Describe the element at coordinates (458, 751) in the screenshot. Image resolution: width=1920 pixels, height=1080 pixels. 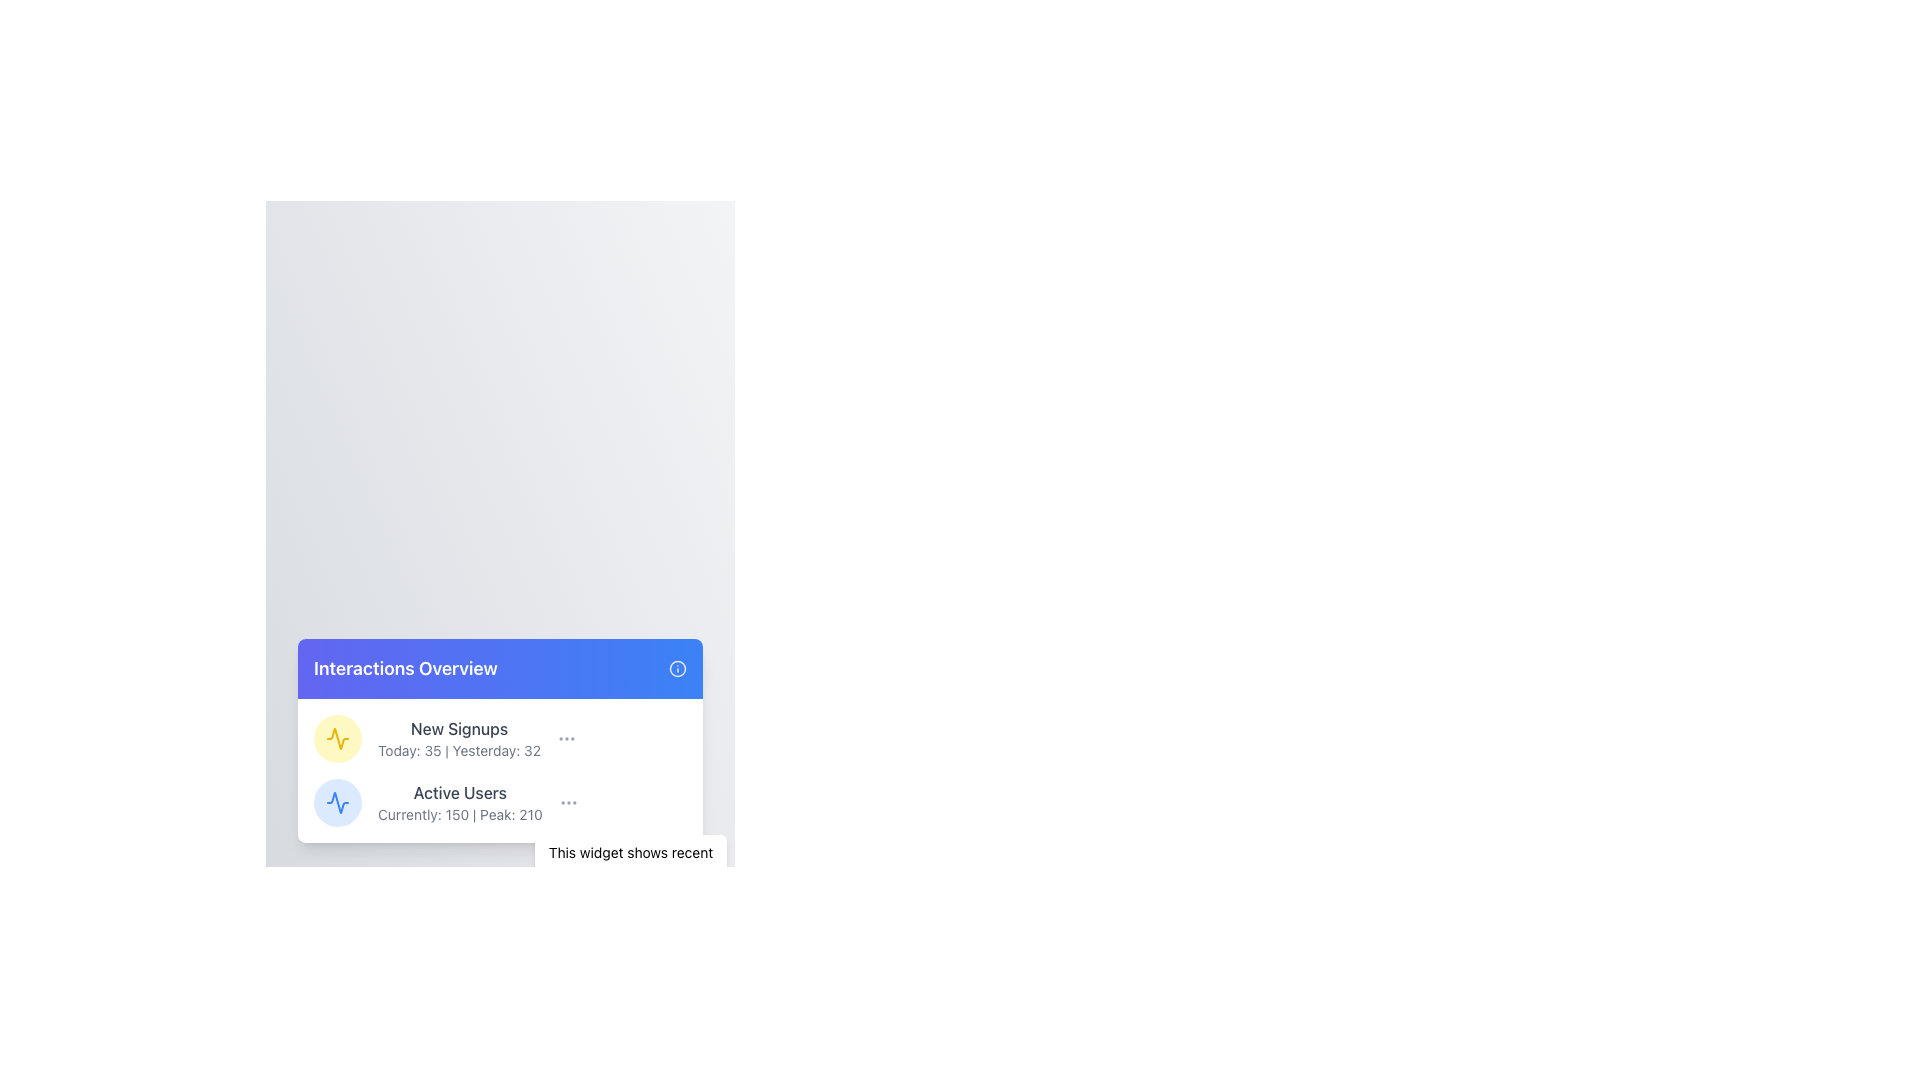
I see `text information displayed in the label showing 'Today: 35 | Yesterday: 32' located beneath the title 'New Signups' in the 'Interactions Overview' widget` at that location.